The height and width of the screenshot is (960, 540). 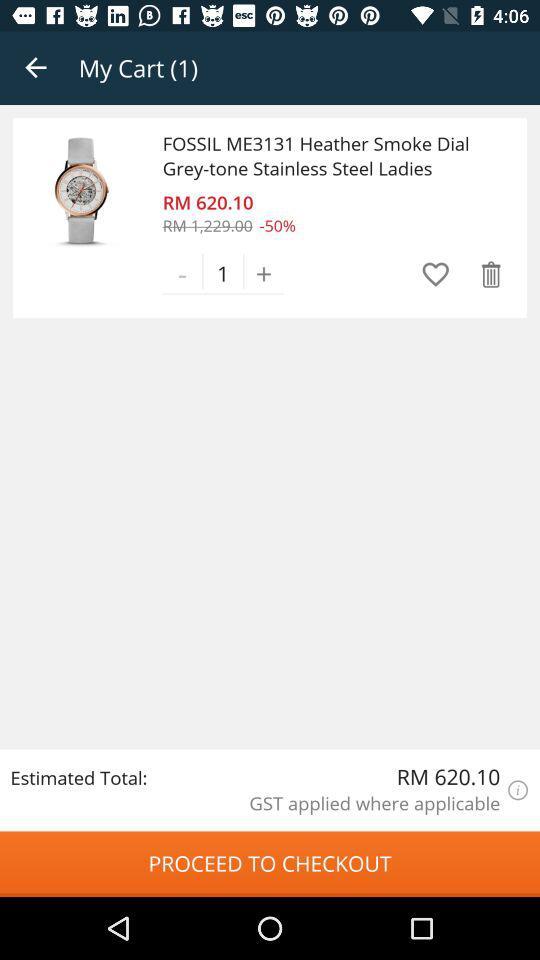 I want to click on go back, so click(x=36, y=68).